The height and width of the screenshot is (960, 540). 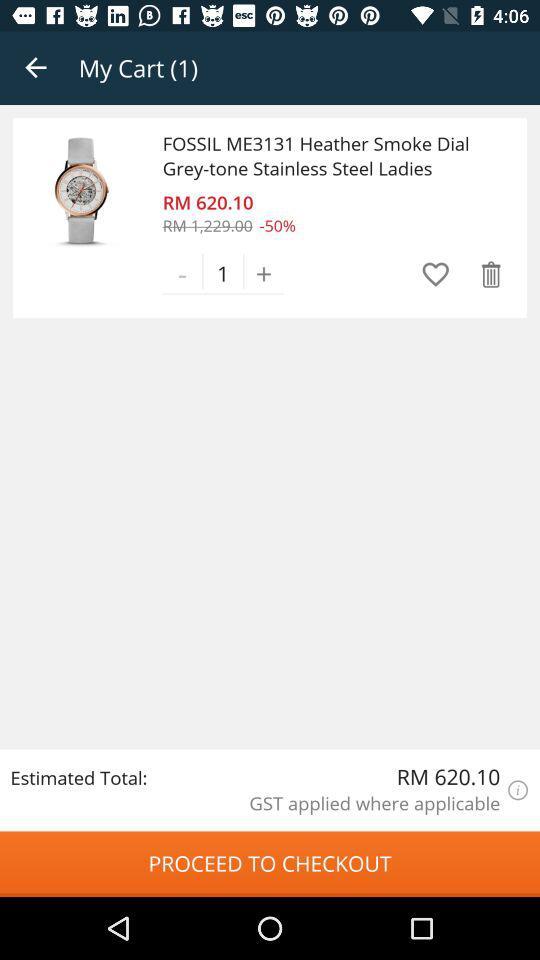 I want to click on go back, so click(x=36, y=68).